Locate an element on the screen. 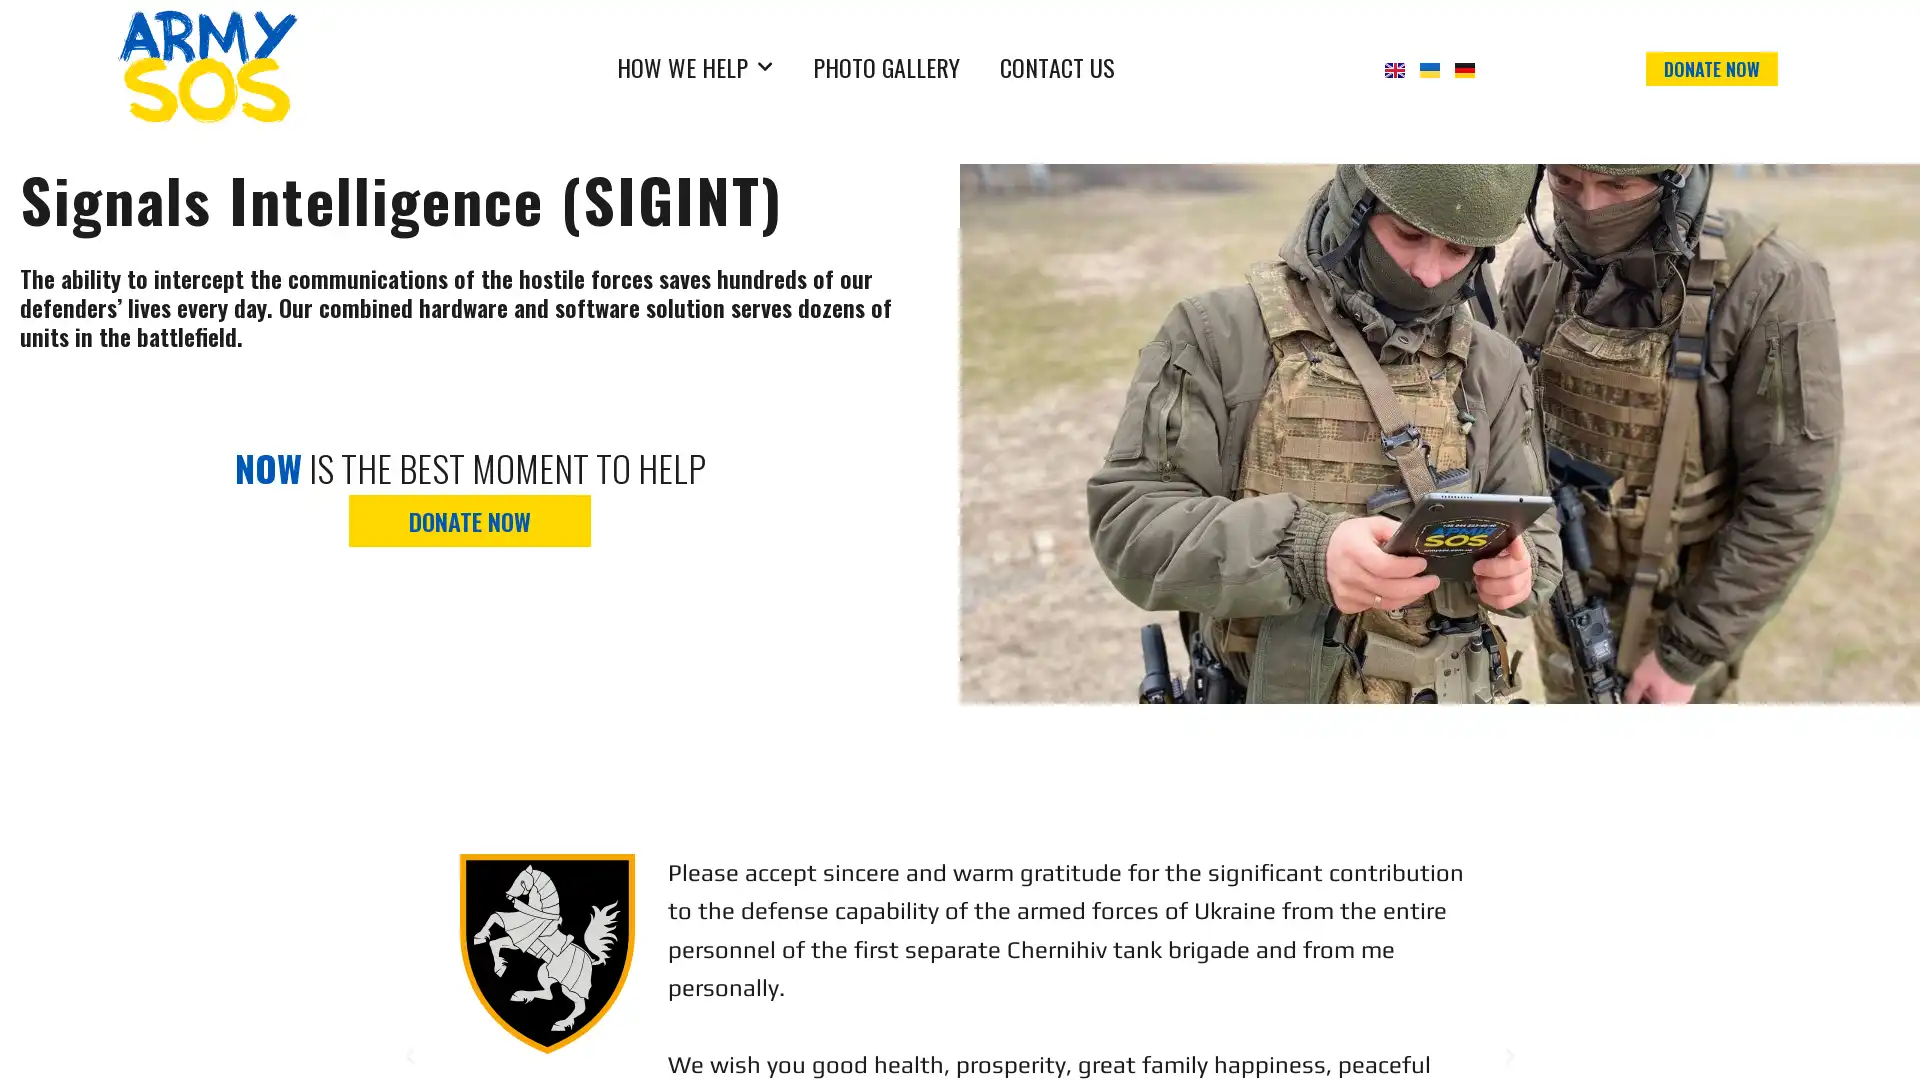 Image resolution: width=1920 pixels, height=1080 pixels. DONATE NOW is located at coordinates (469, 519).